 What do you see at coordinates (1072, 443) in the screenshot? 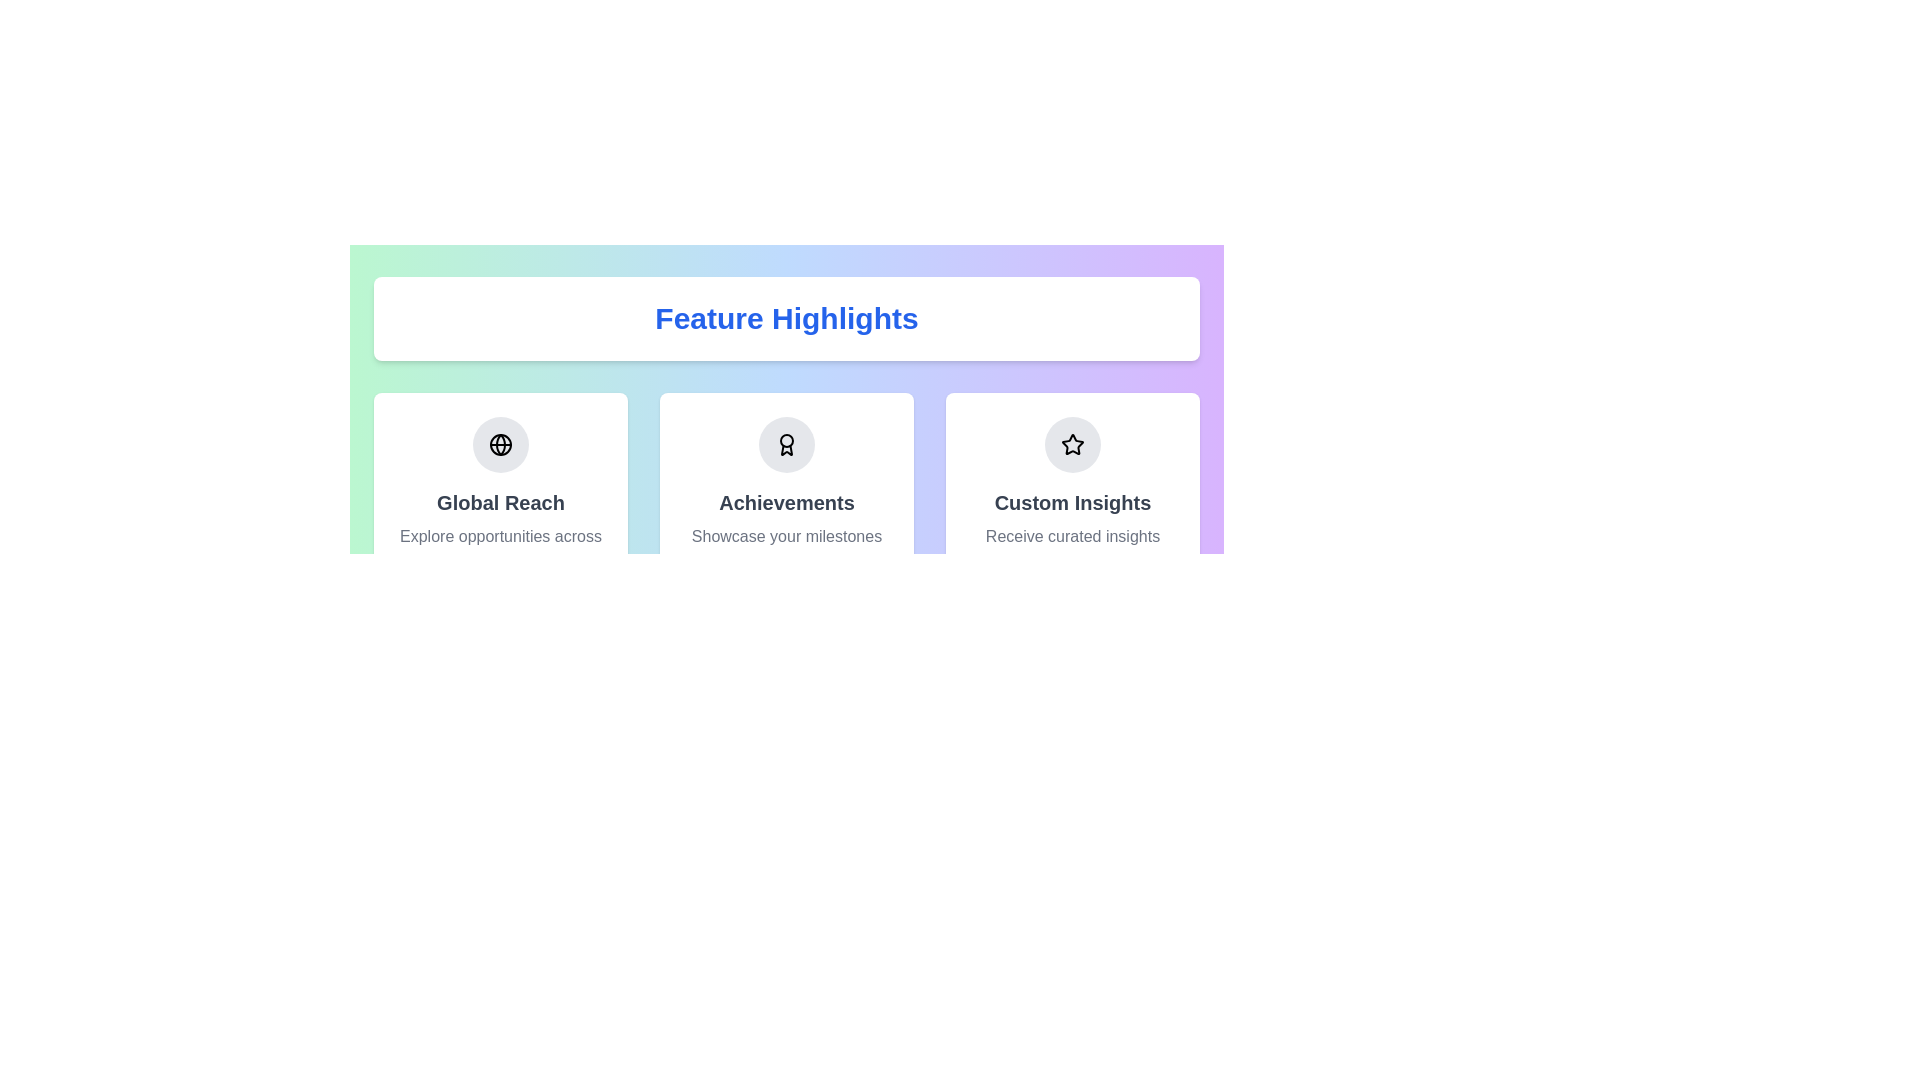
I see `the star icon located near the top-right of the interface, adjacent to the 'Custom Insights' section, to mark it as a favorite if interactive functionality is provided` at bounding box center [1072, 443].